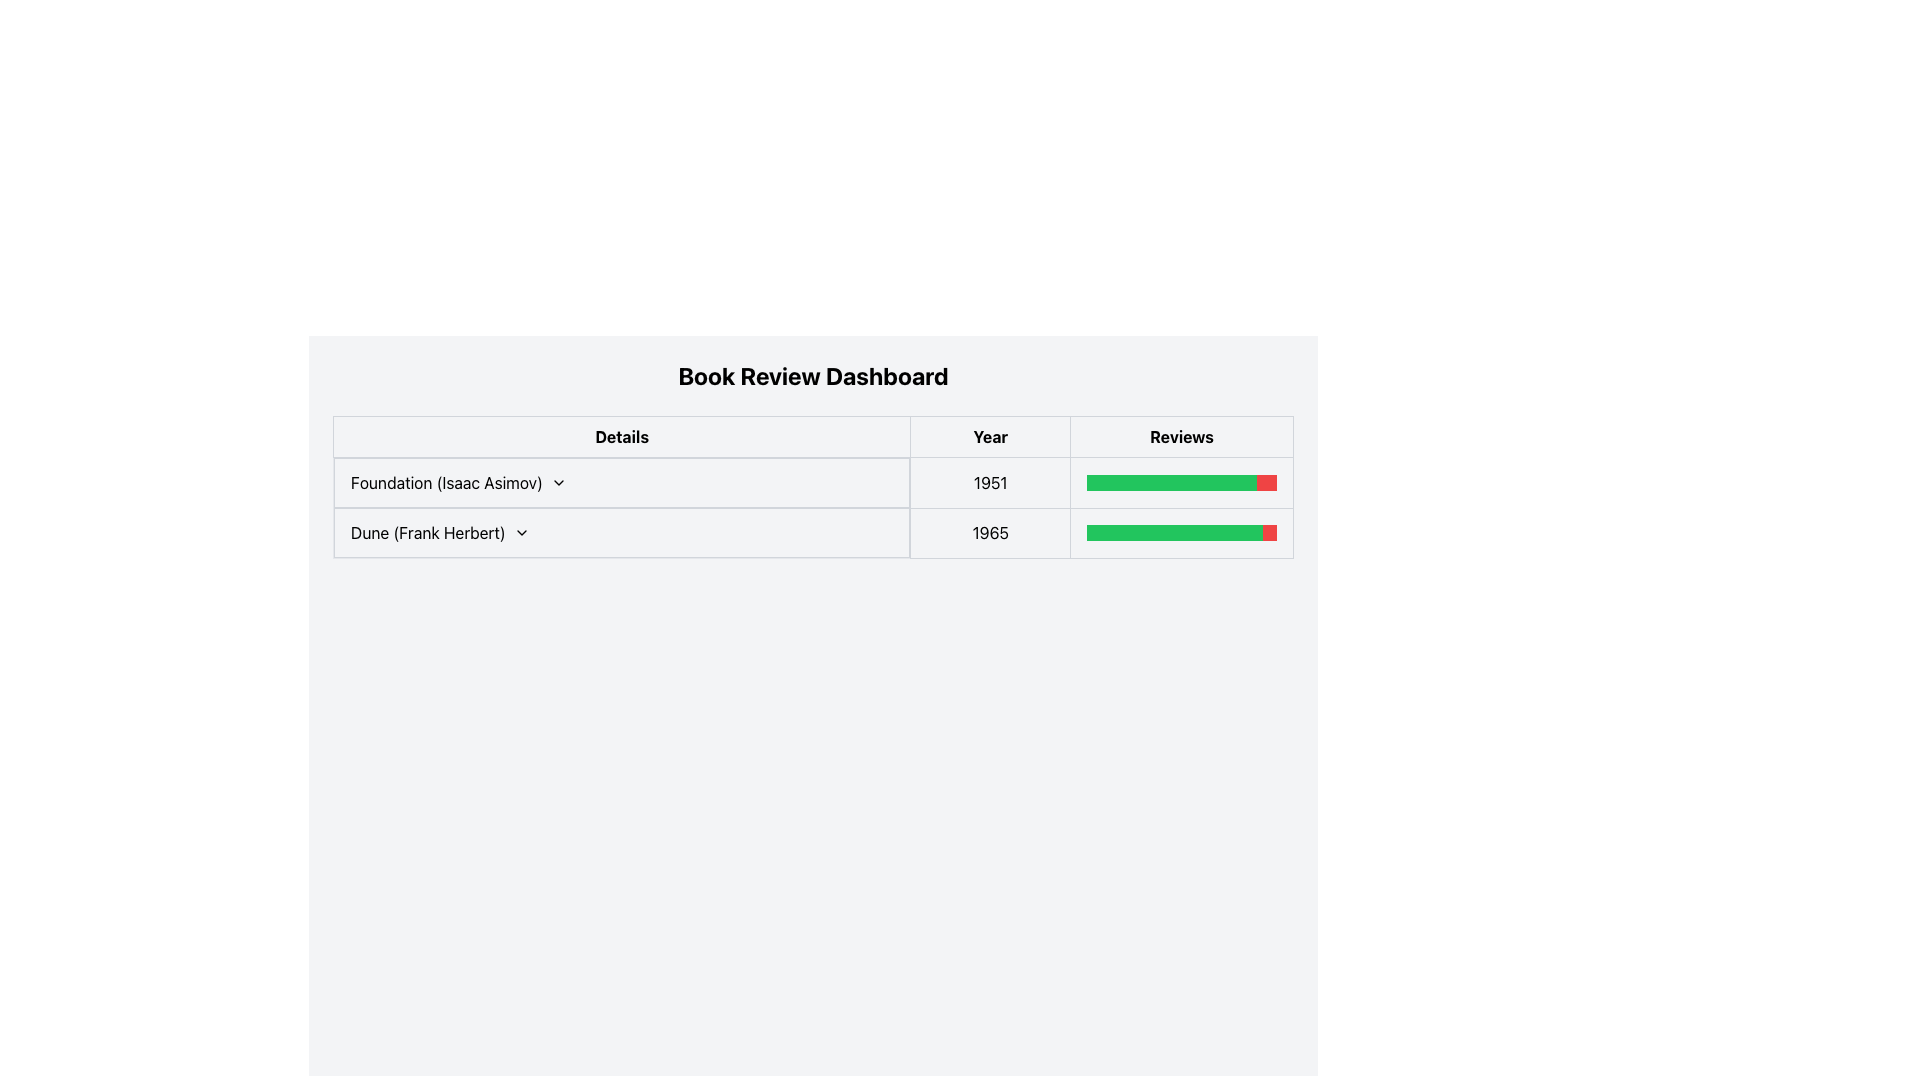 This screenshot has height=1080, width=1920. What do you see at coordinates (1182, 532) in the screenshot?
I see `the Progress bar in the 'Reviews' column of the second row for the book 'Dune', which visually represents positive versus negative reviews` at bounding box center [1182, 532].